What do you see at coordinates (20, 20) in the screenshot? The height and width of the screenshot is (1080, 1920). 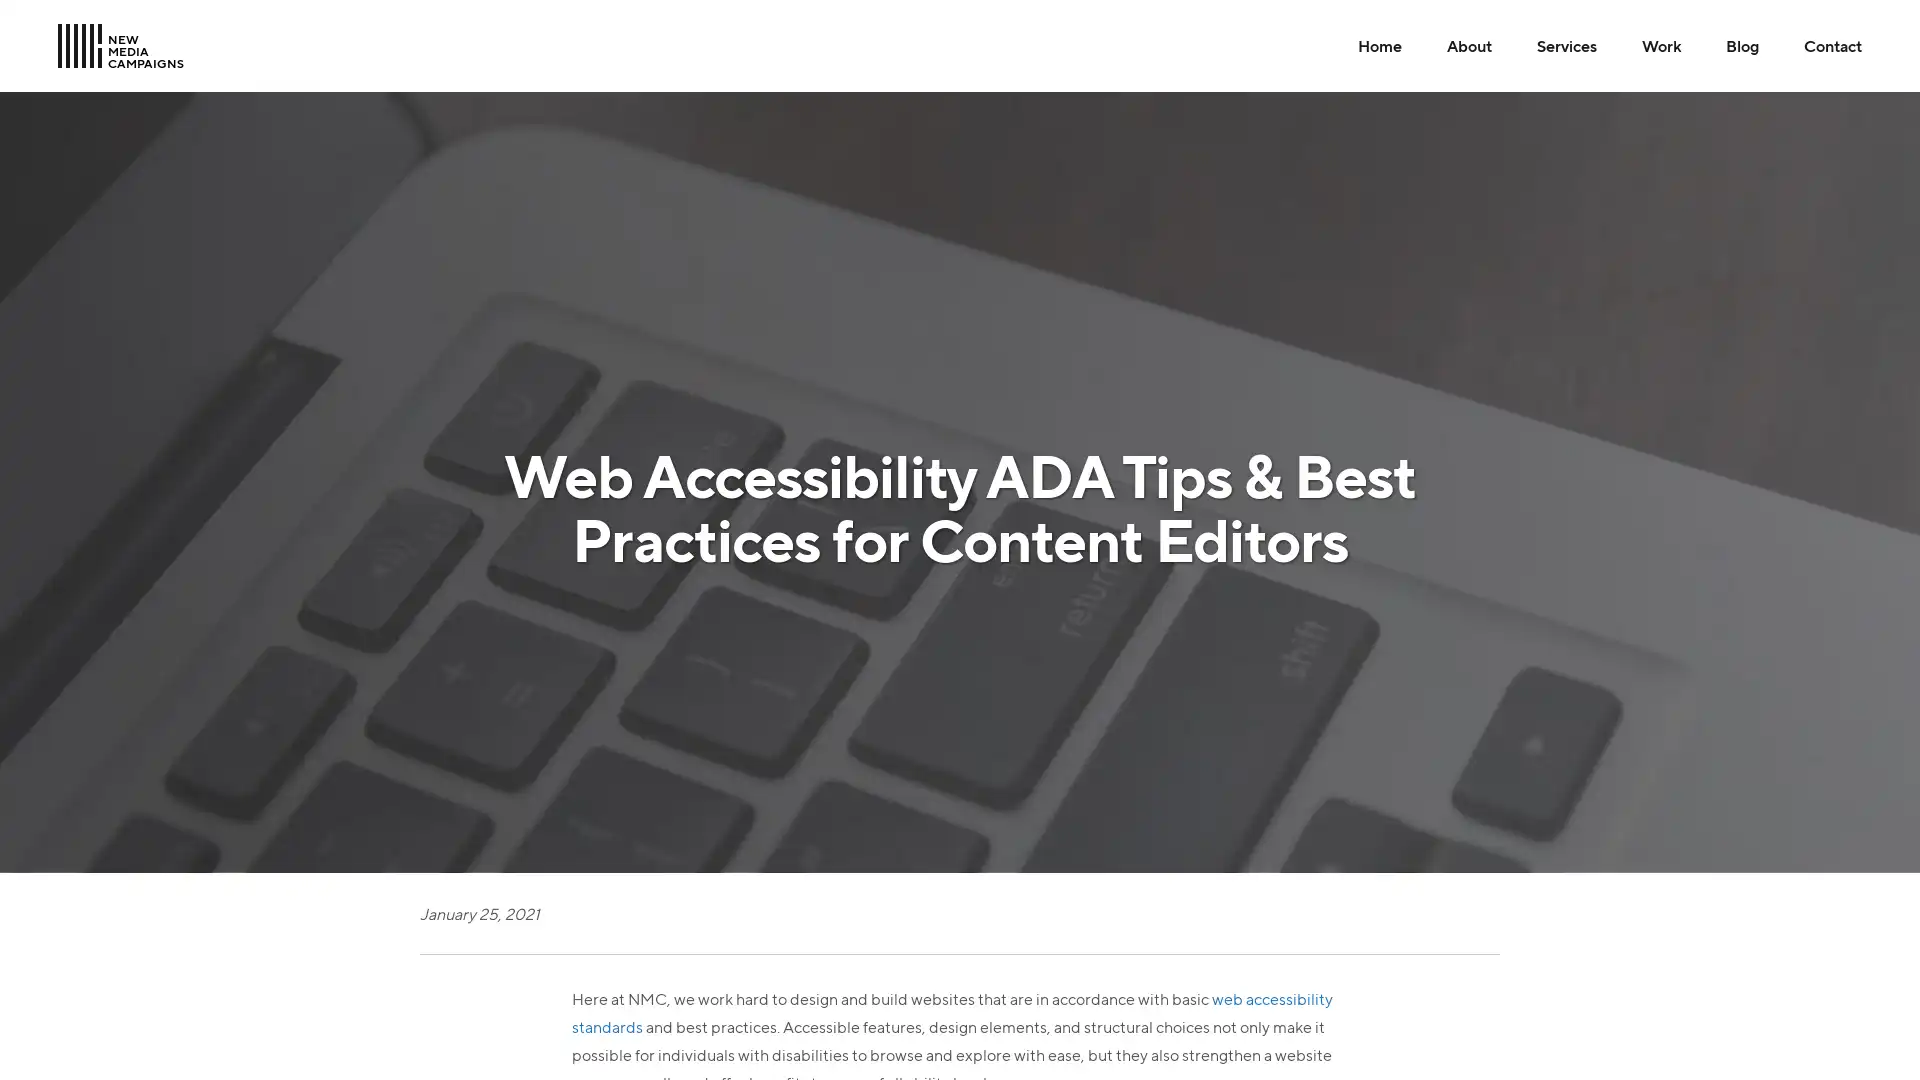 I see `Skip to Main Content` at bounding box center [20, 20].